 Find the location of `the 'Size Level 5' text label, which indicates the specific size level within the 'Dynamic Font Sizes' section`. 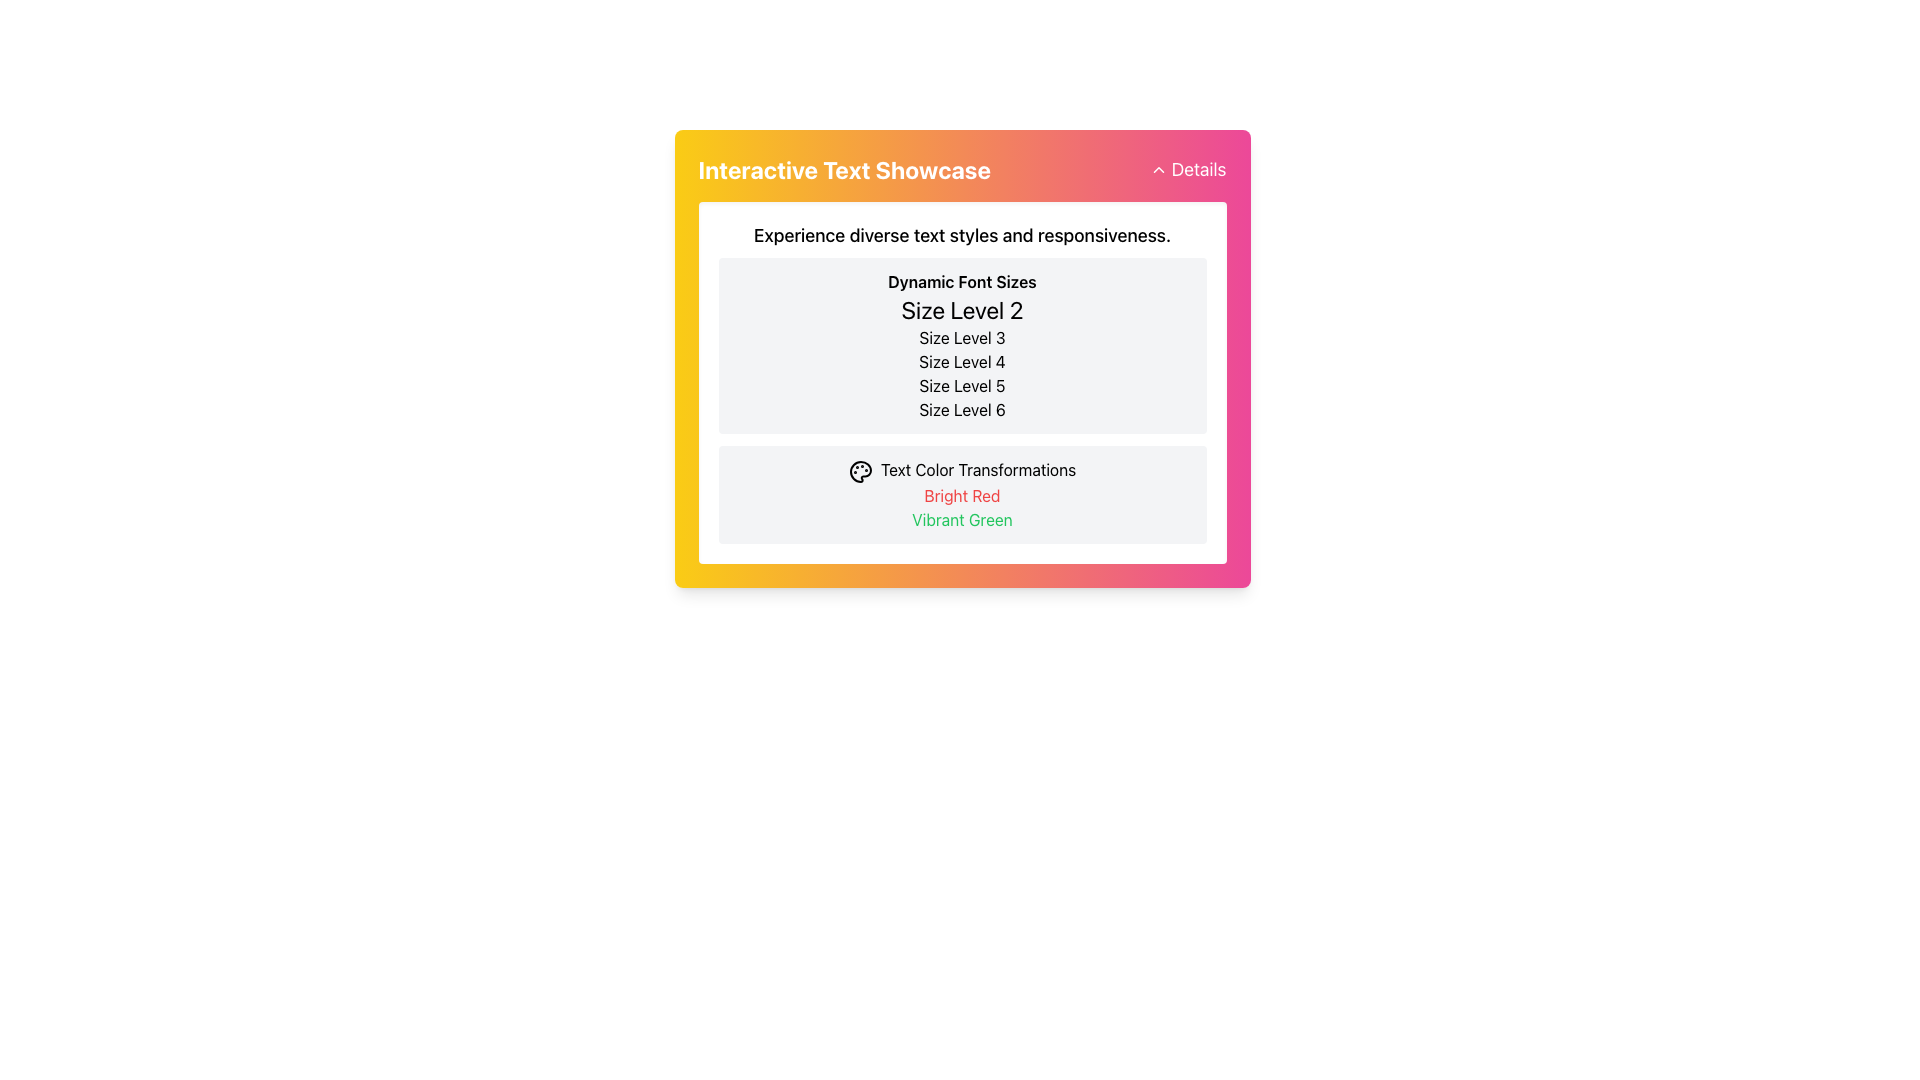

the 'Size Level 5' text label, which indicates the specific size level within the 'Dynamic Font Sizes' section is located at coordinates (962, 385).